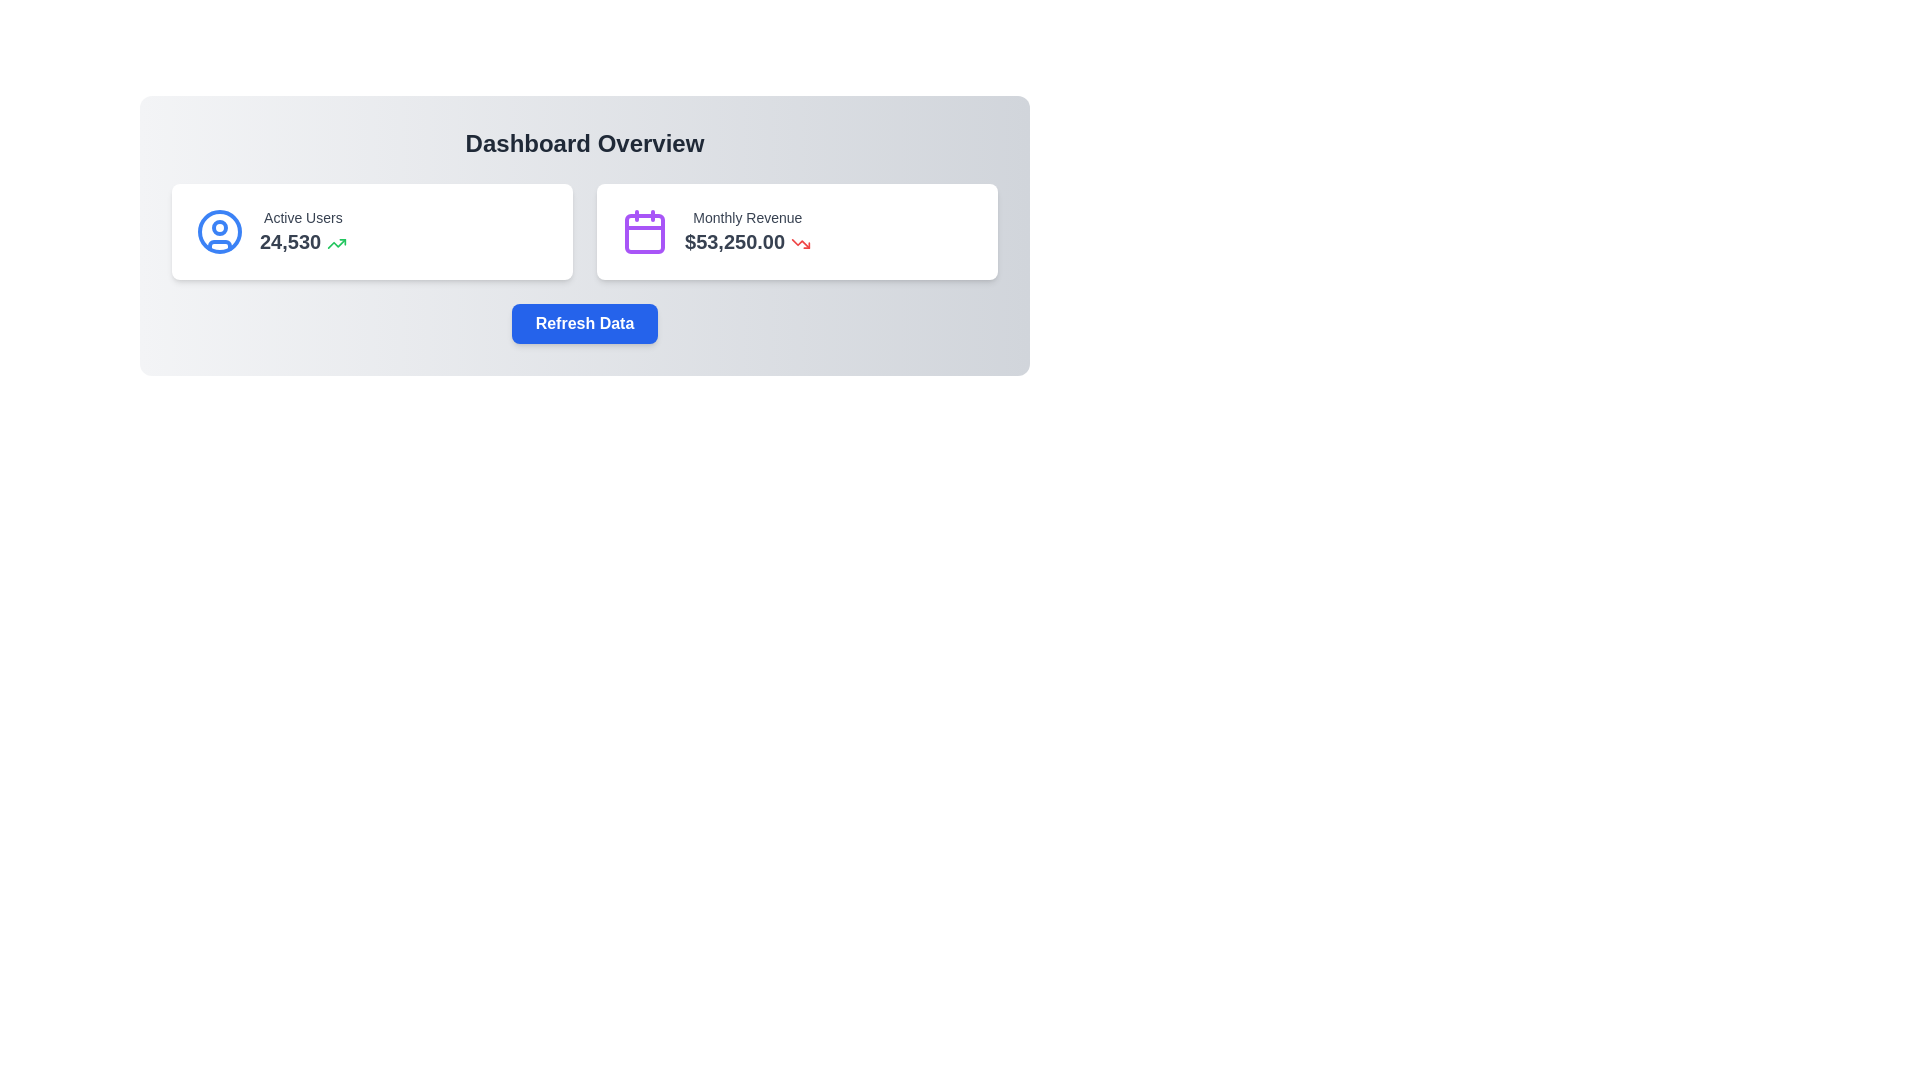  What do you see at coordinates (746, 241) in the screenshot?
I see `the bolded static text label displaying the amount '$53,250.00' located under the 'Monthly Revenue' heading on the dashboard interface` at bounding box center [746, 241].